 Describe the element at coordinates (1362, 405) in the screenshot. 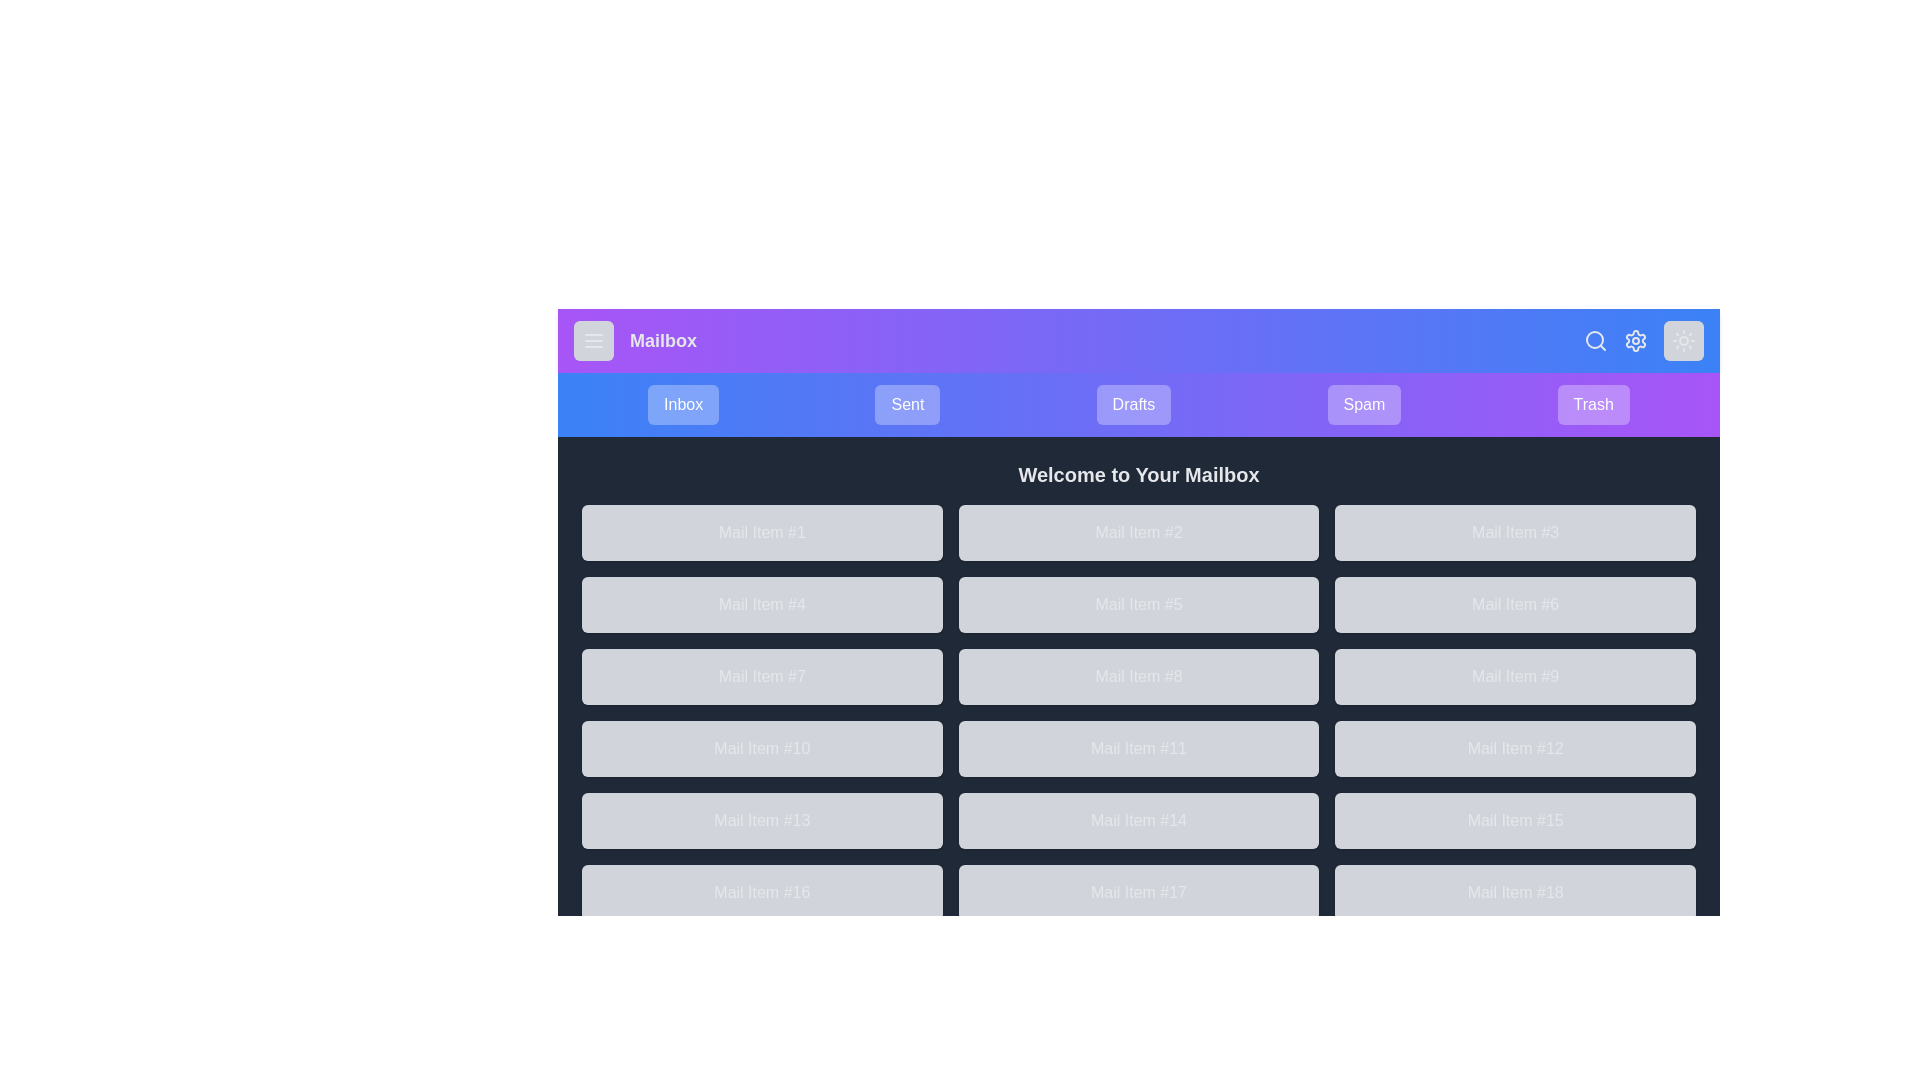

I see `the mailbox category Spam to view its contents` at that location.